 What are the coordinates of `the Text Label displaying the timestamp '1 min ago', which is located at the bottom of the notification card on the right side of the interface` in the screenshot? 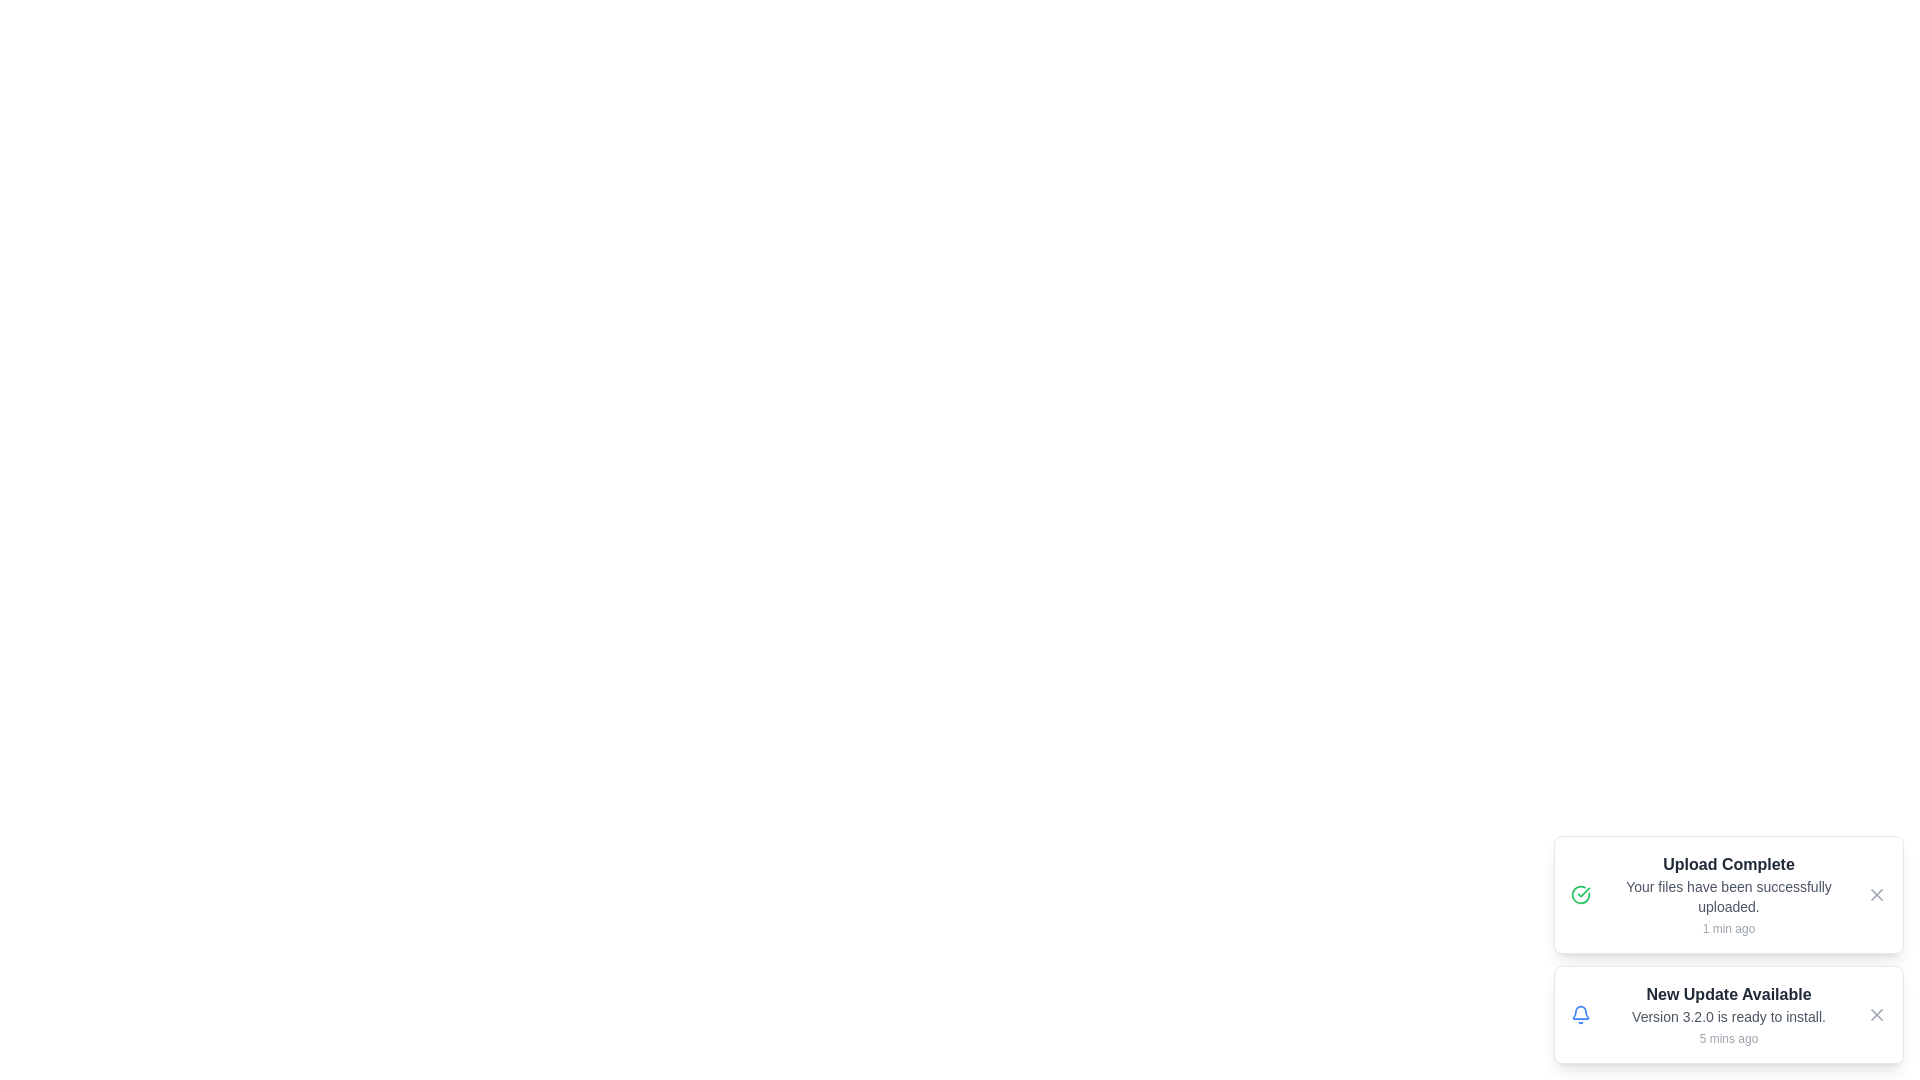 It's located at (1727, 929).